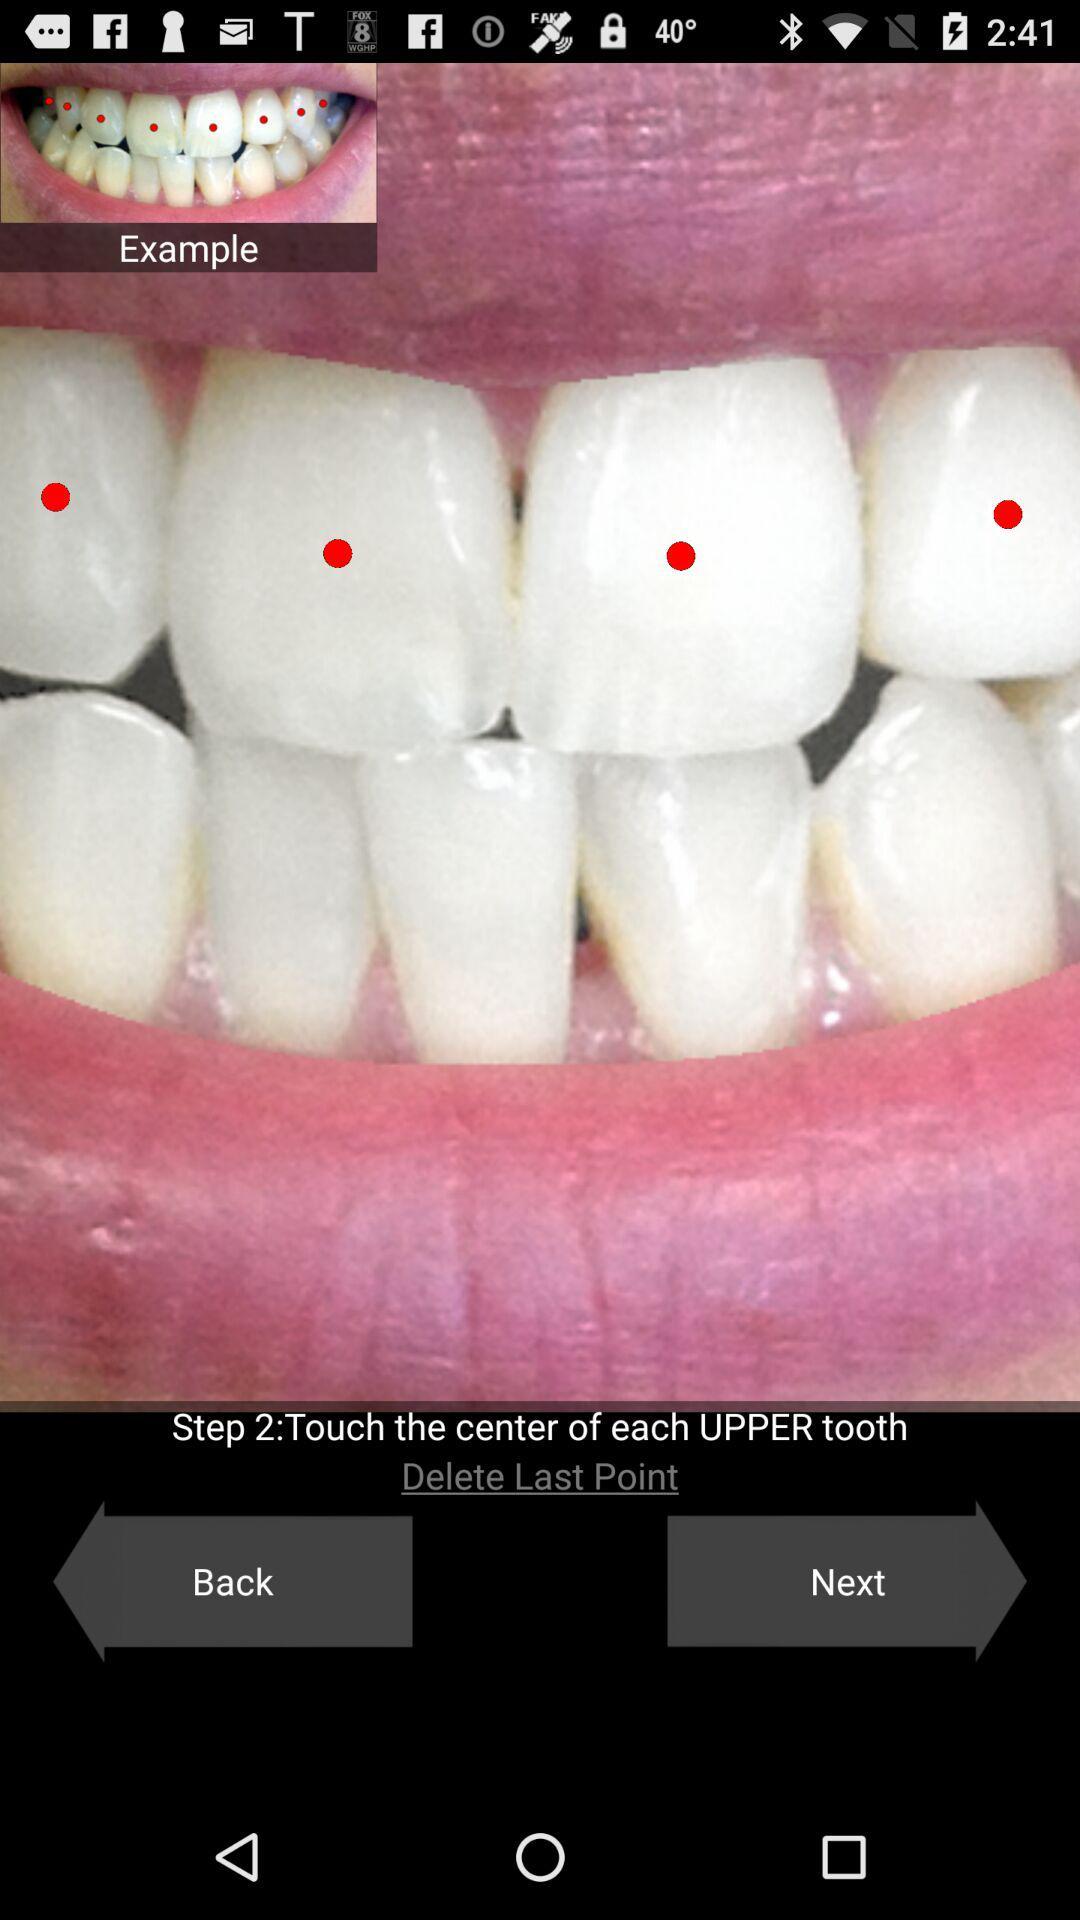 Image resolution: width=1080 pixels, height=1920 pixels. Describe the element at coordinates (847, 1580) in the screenshot. I see `the next item` at that location.